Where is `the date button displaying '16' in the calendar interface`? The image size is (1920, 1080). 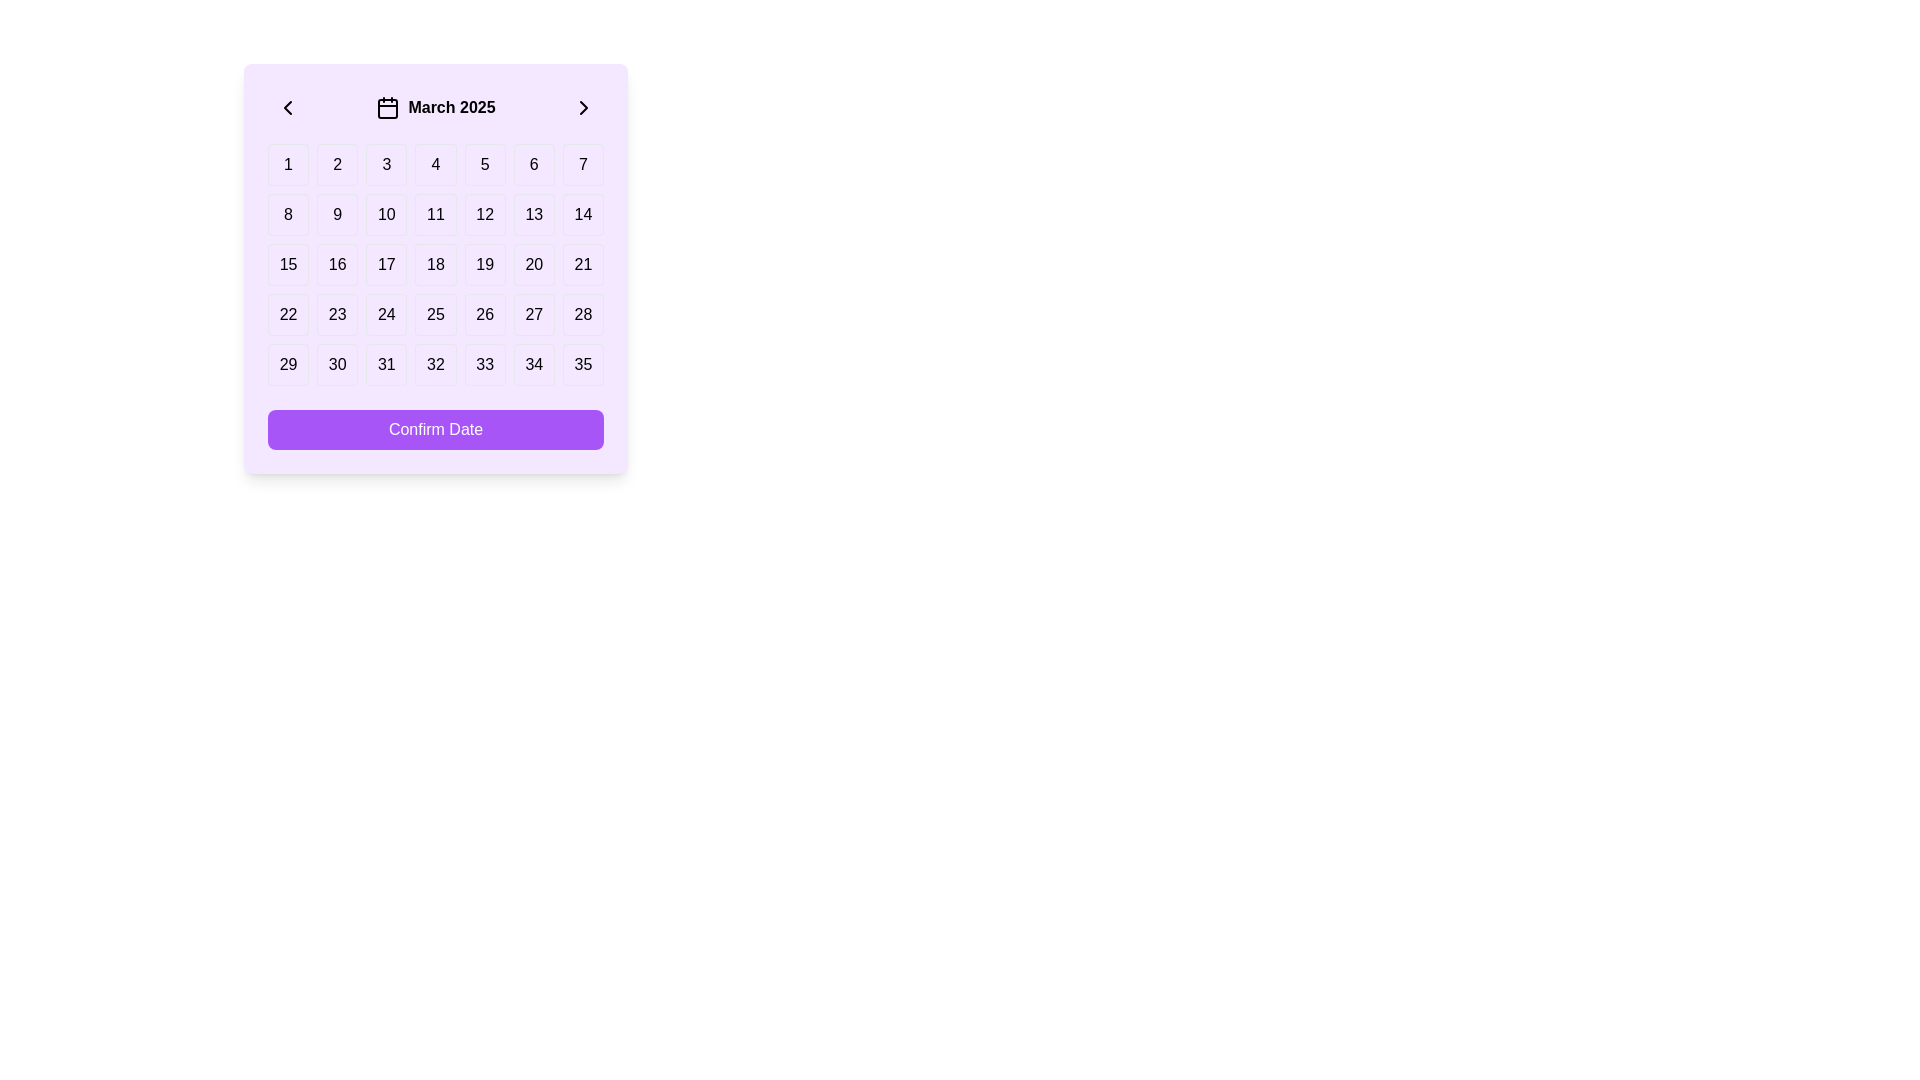
the date button displaying '16' in the calendar interface is located at coordinates (337, 264).